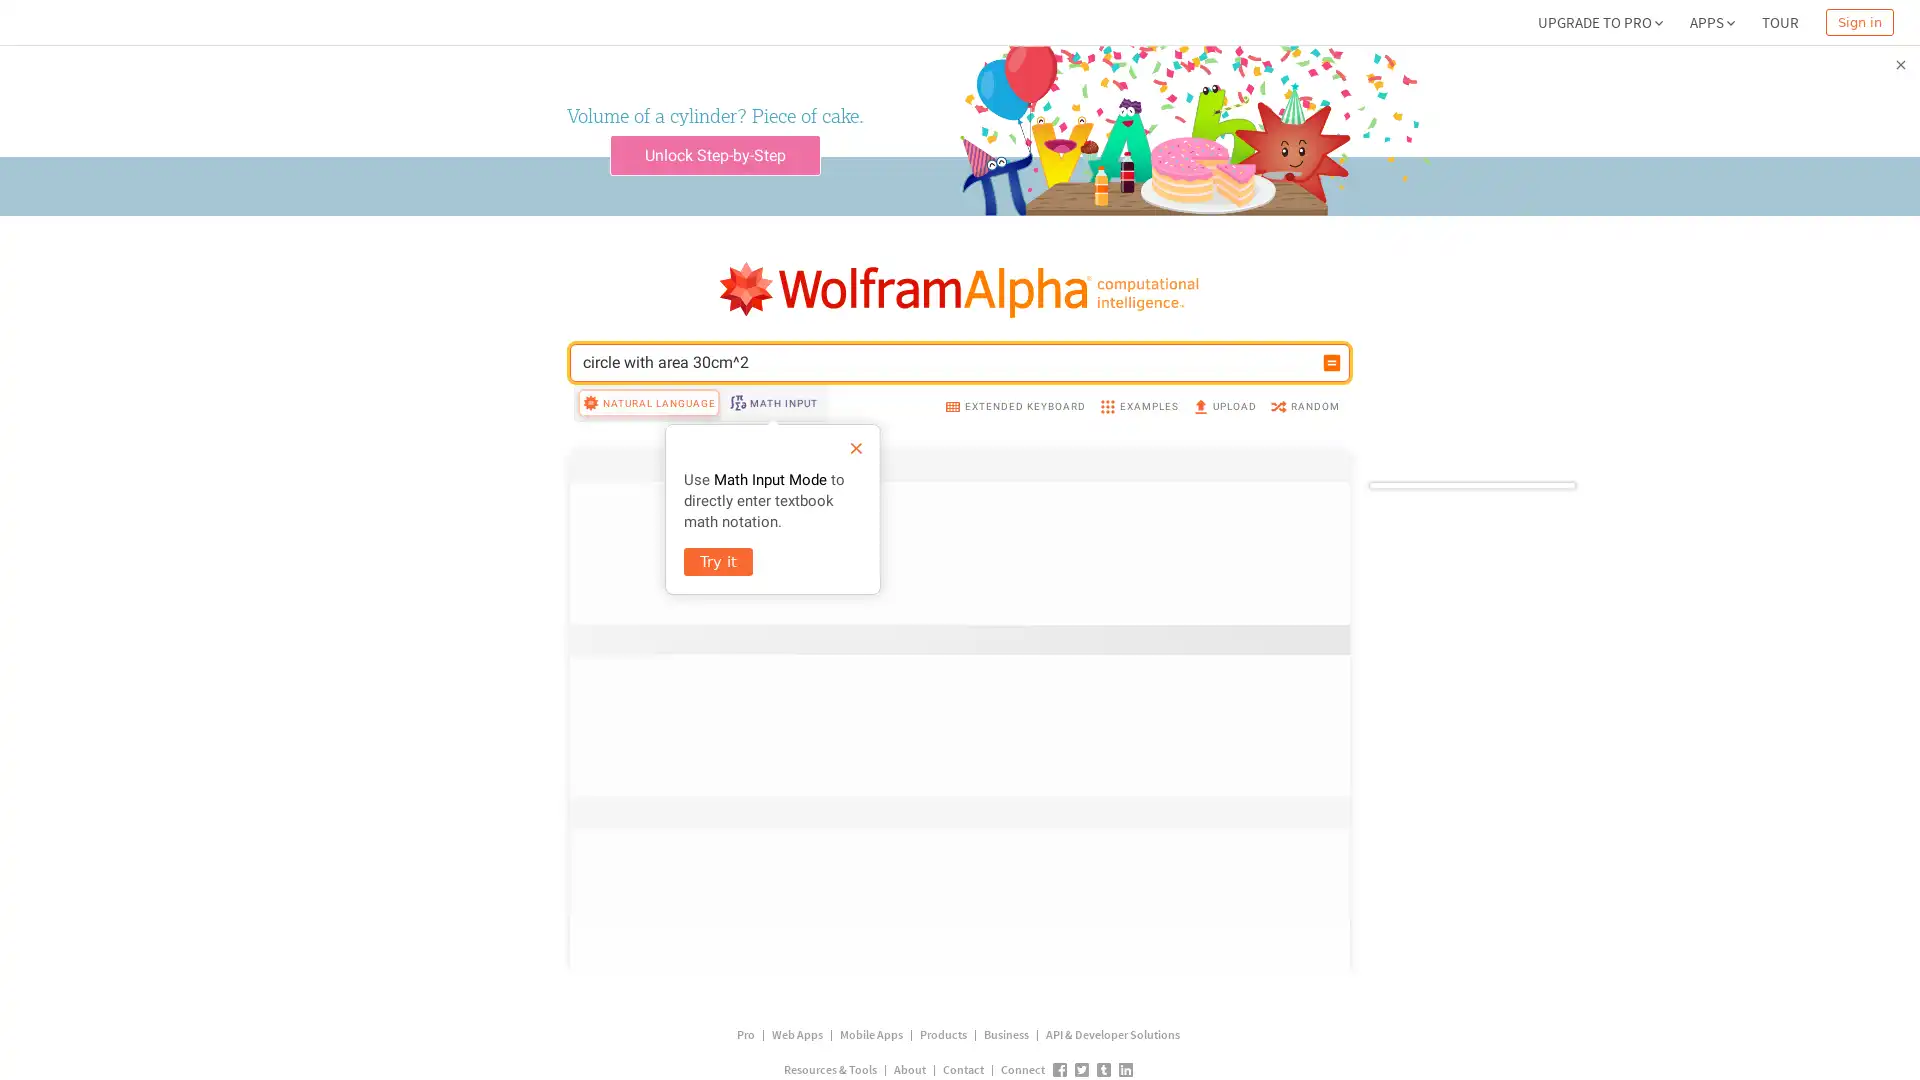 This screenshot has width=1920, height=1080. Describe the element at coordinates (1223, 405) in the screenshot. I see `UPLOAD` at that location.